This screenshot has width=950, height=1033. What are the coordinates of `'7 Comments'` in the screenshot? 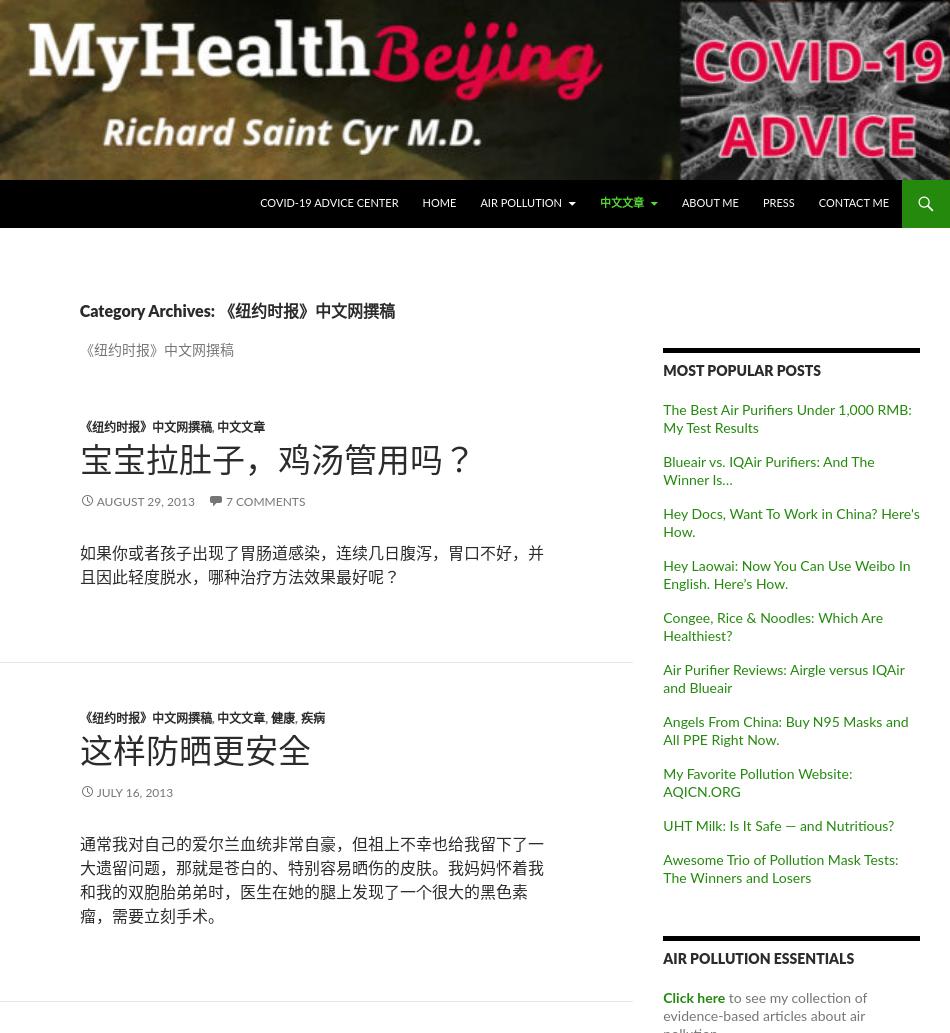 It's located at (263, 501).